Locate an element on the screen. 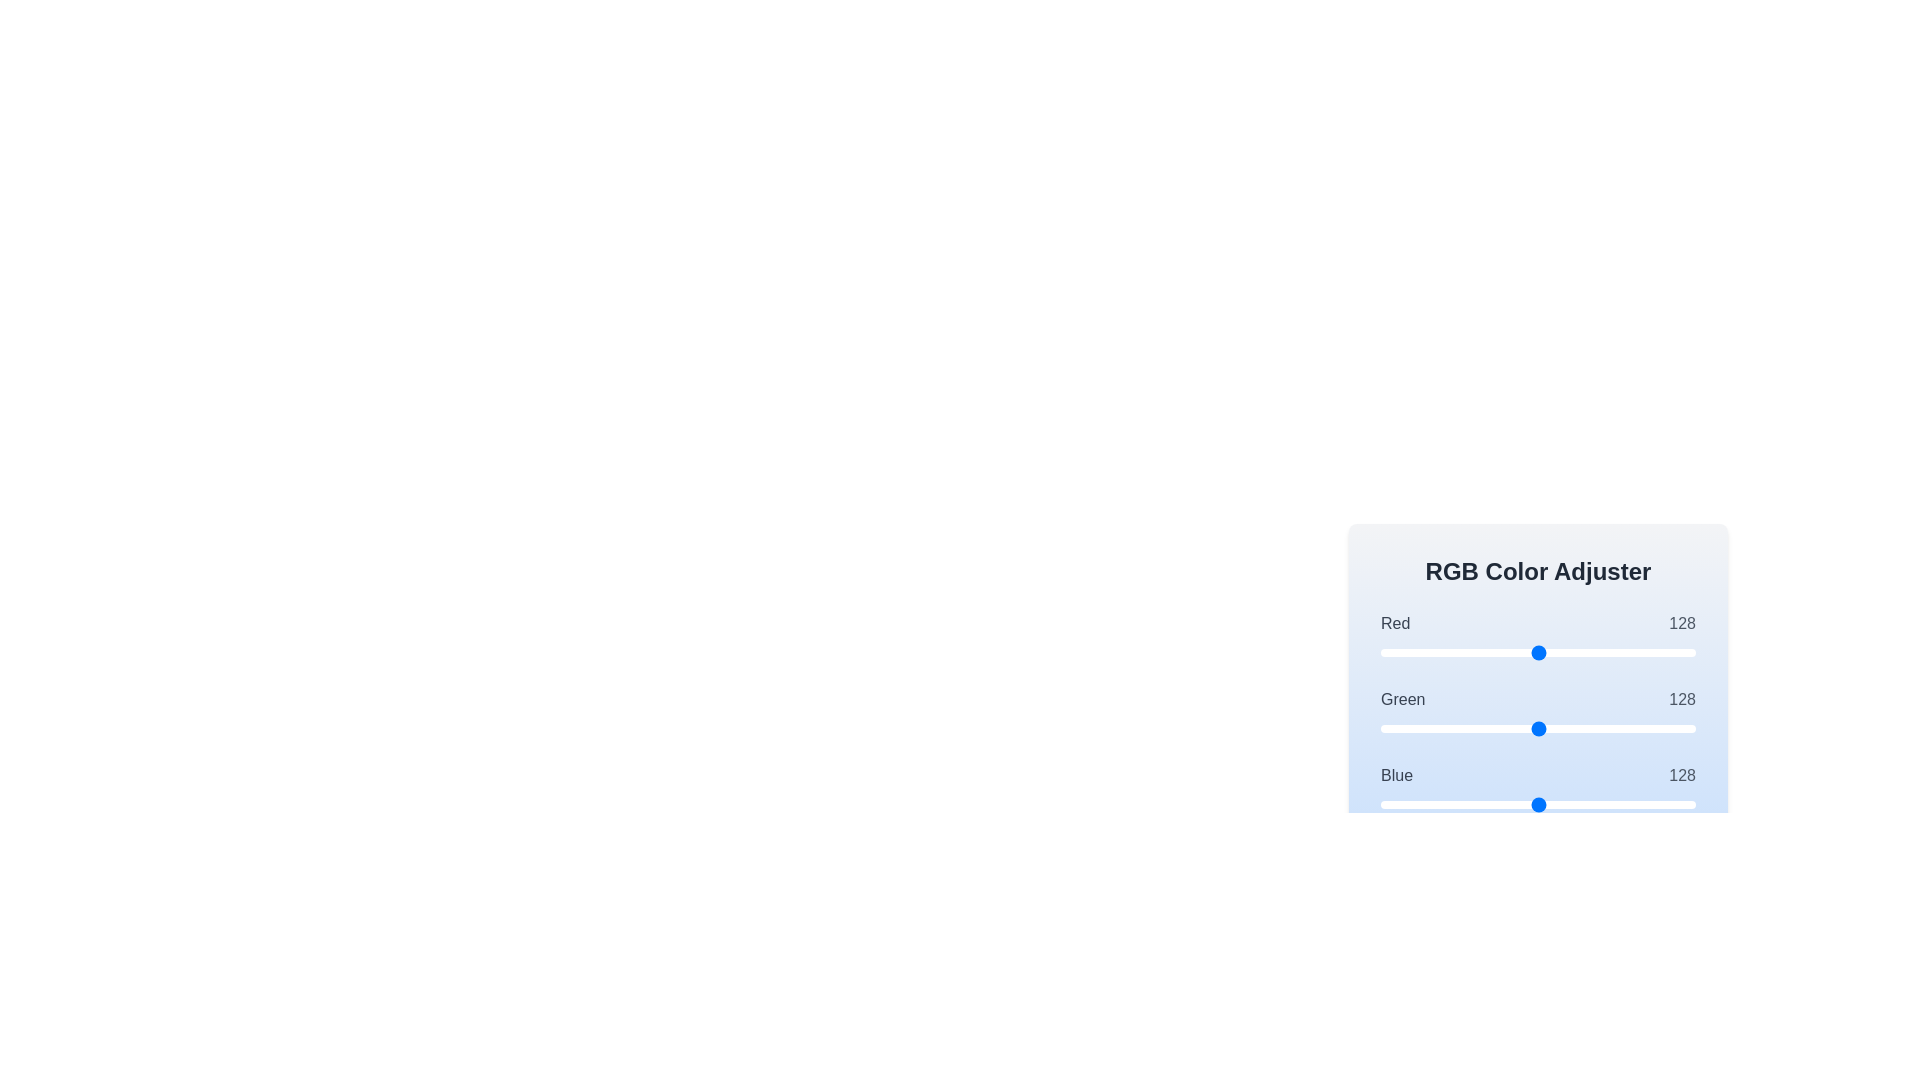 The width and height of the screenshot is (1920, 1080). the 0 slider to set its value to 32 is located at coordinates (1419, 652).